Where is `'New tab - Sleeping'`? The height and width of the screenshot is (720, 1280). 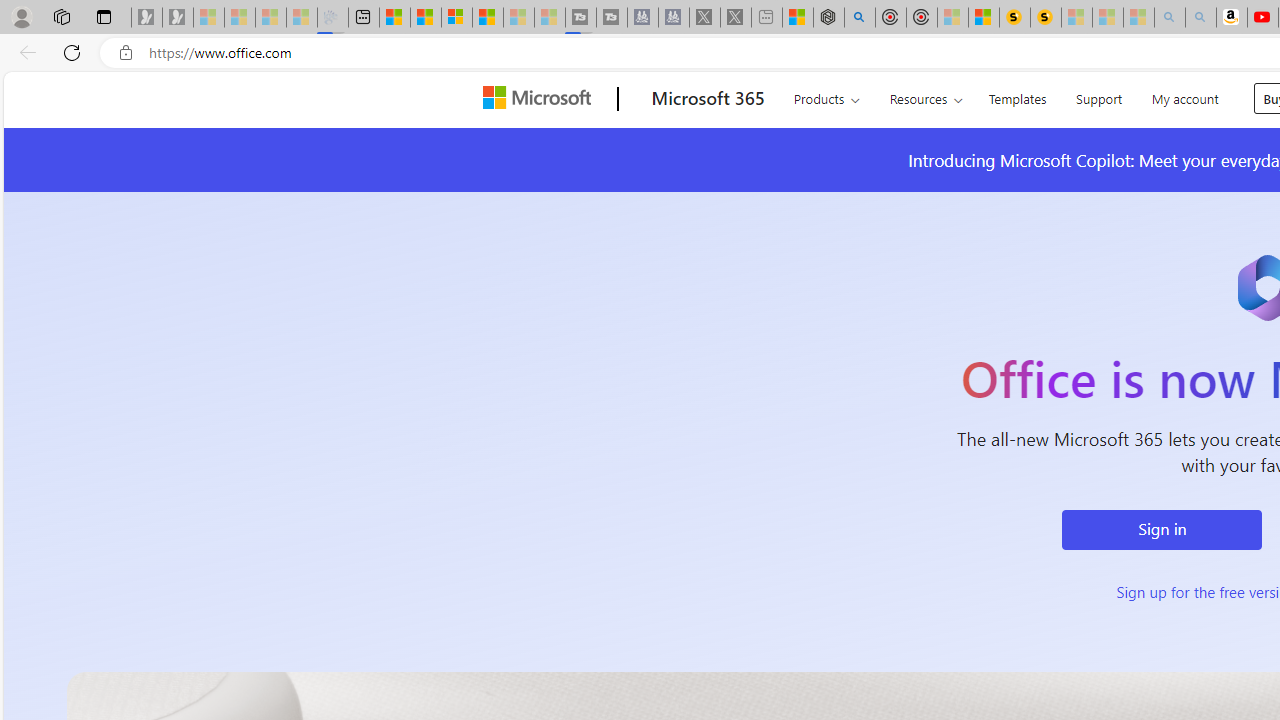
'New tab - Sleeping' is located at coordinates (765, 17).